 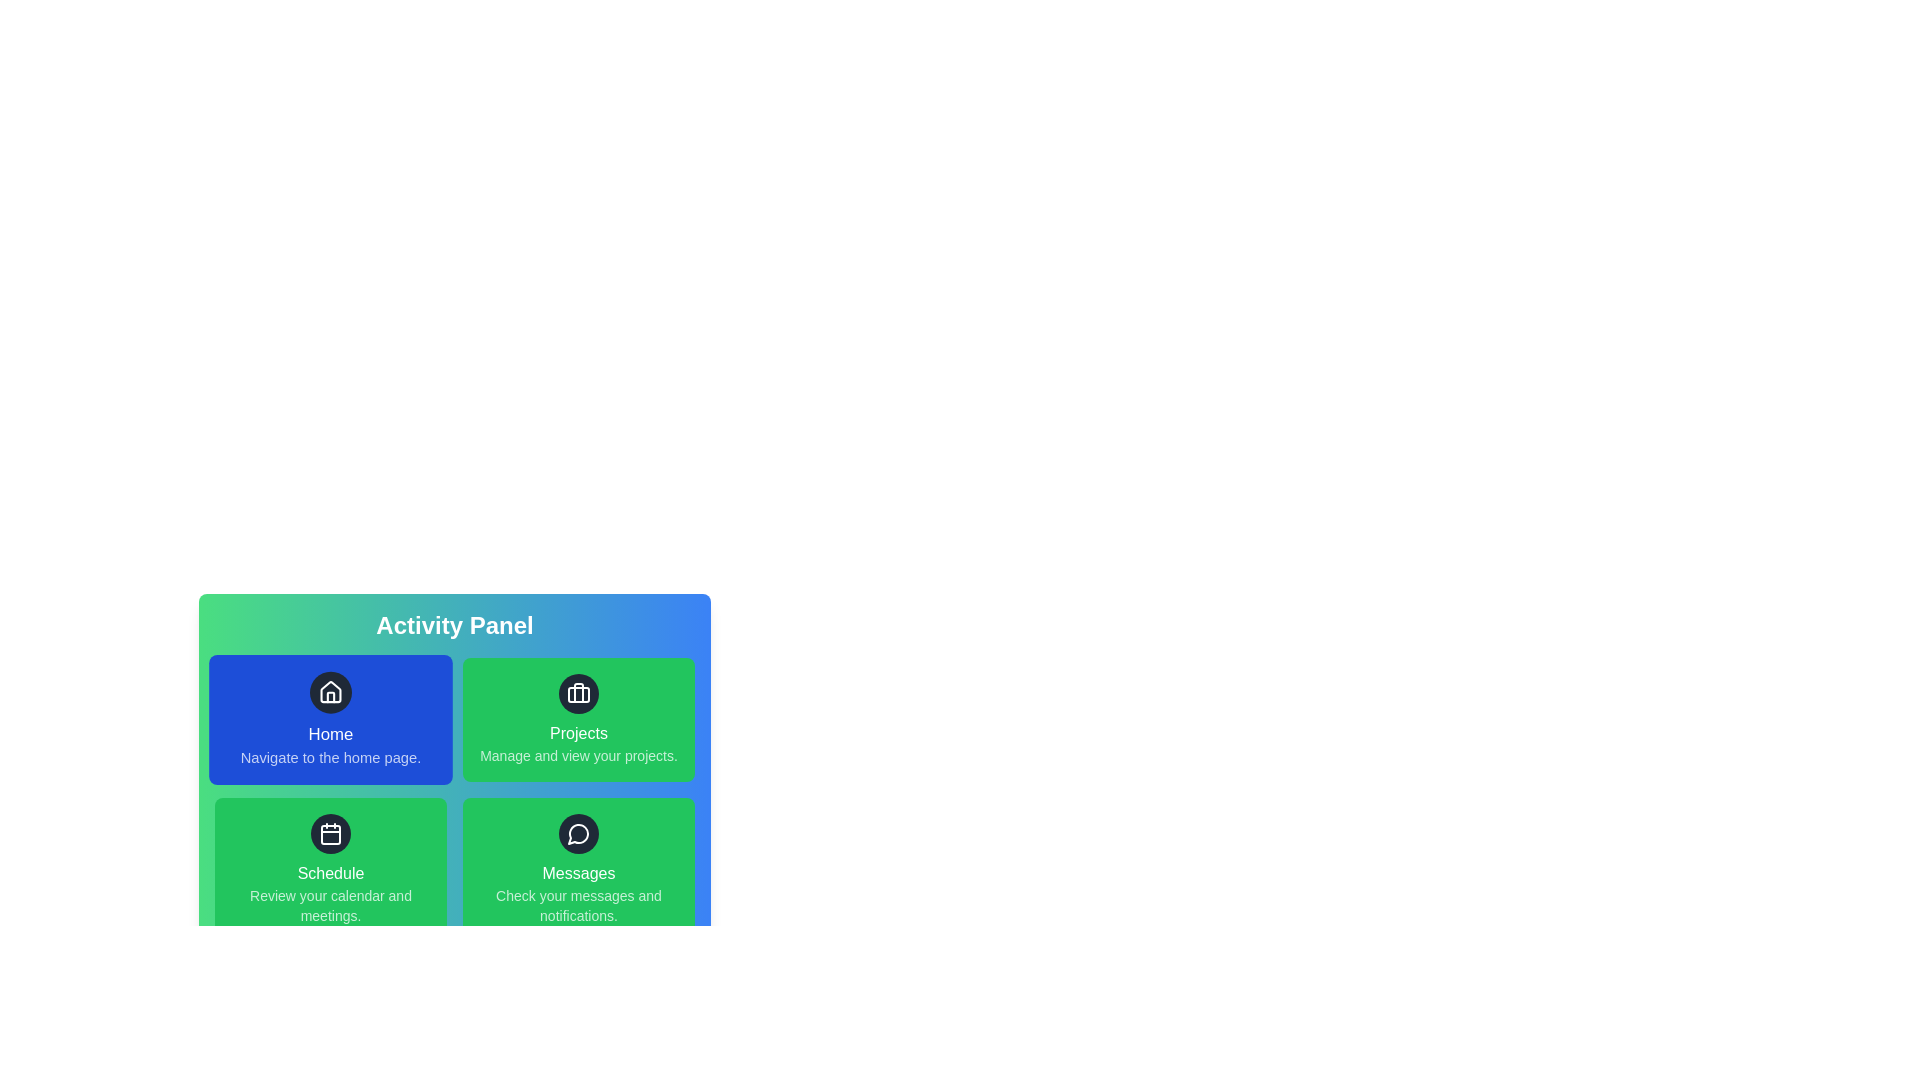 What do you see at coordinates (578, 869) in the screenshot?
I see `the Messages item in the Activity Panel` at bounding box center [578, 869].